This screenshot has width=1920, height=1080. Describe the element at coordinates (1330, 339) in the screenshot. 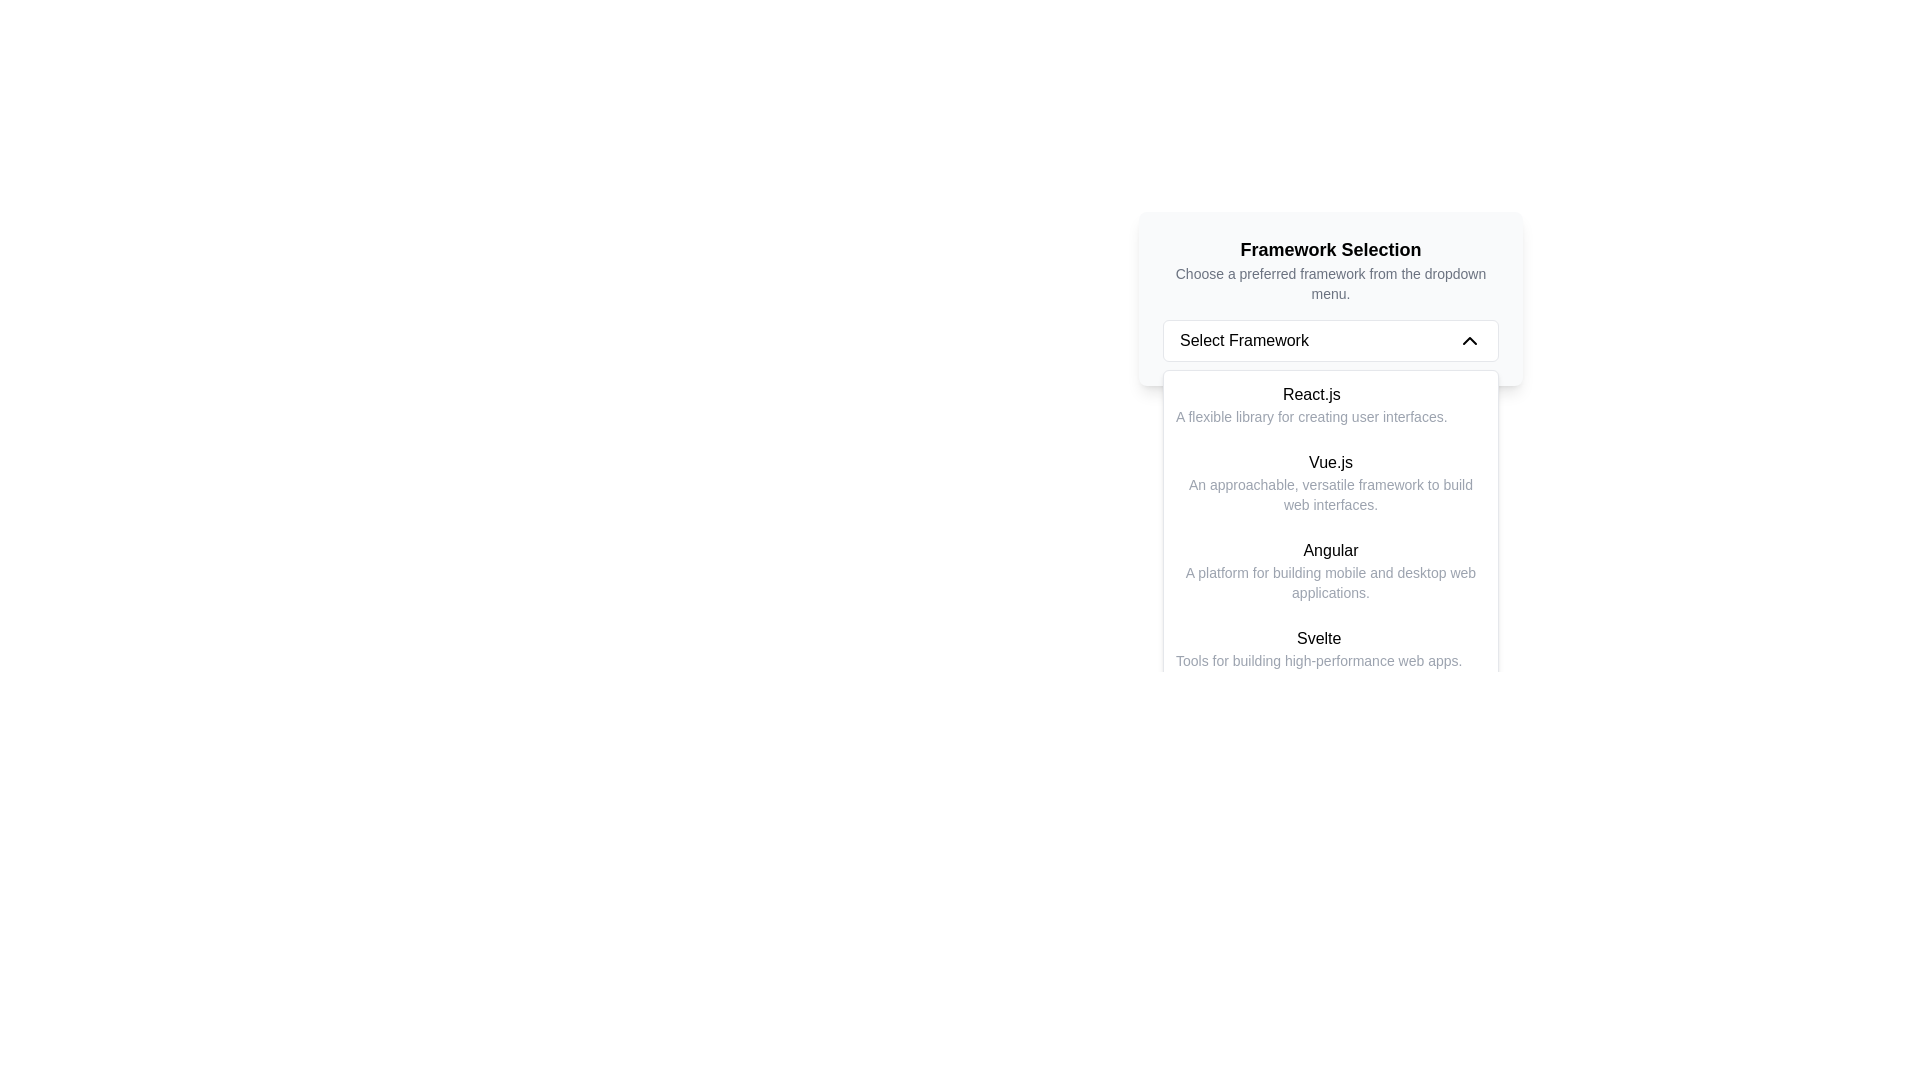

I see `the 'Select Framework' dropdown menu` at that location.